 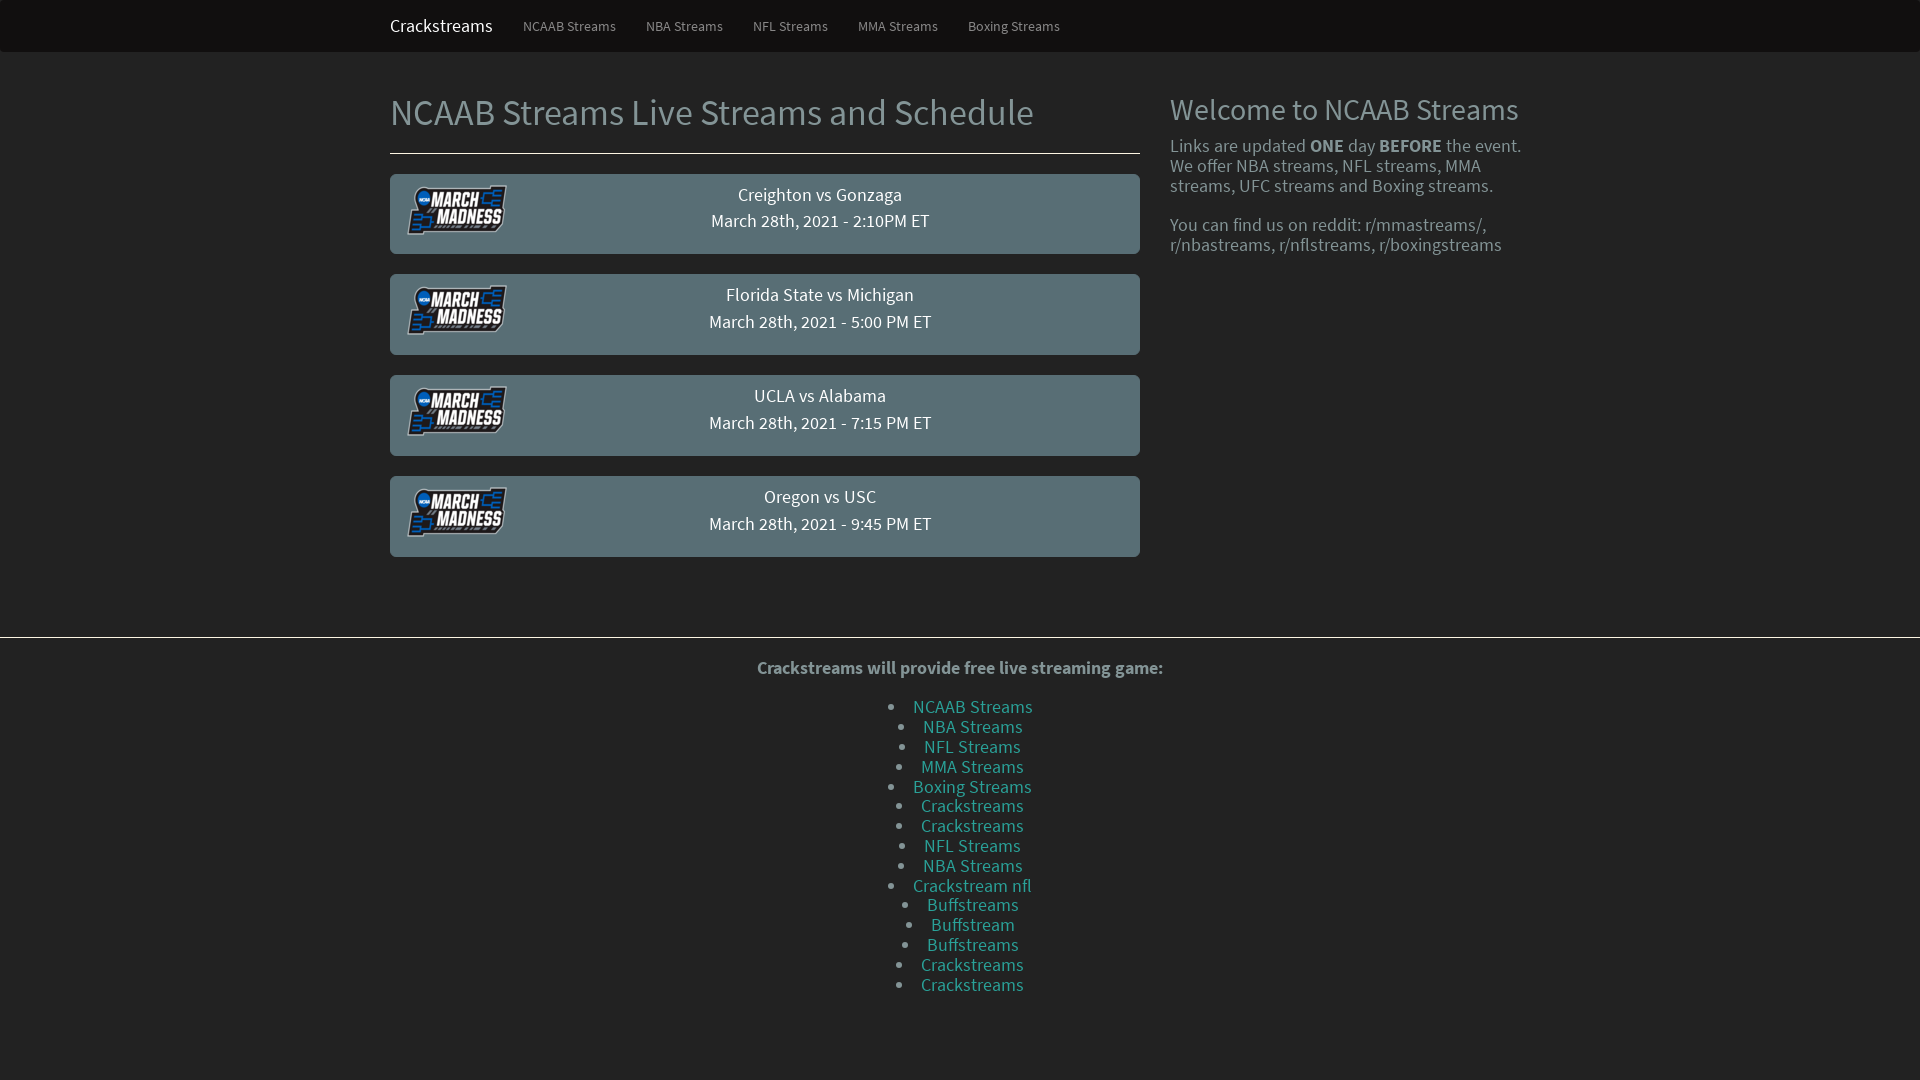 What do you see at coordinates (389, 314) in the screenshot?
I see `'Florida State vs Michigan` at bounding box center [389, 314].